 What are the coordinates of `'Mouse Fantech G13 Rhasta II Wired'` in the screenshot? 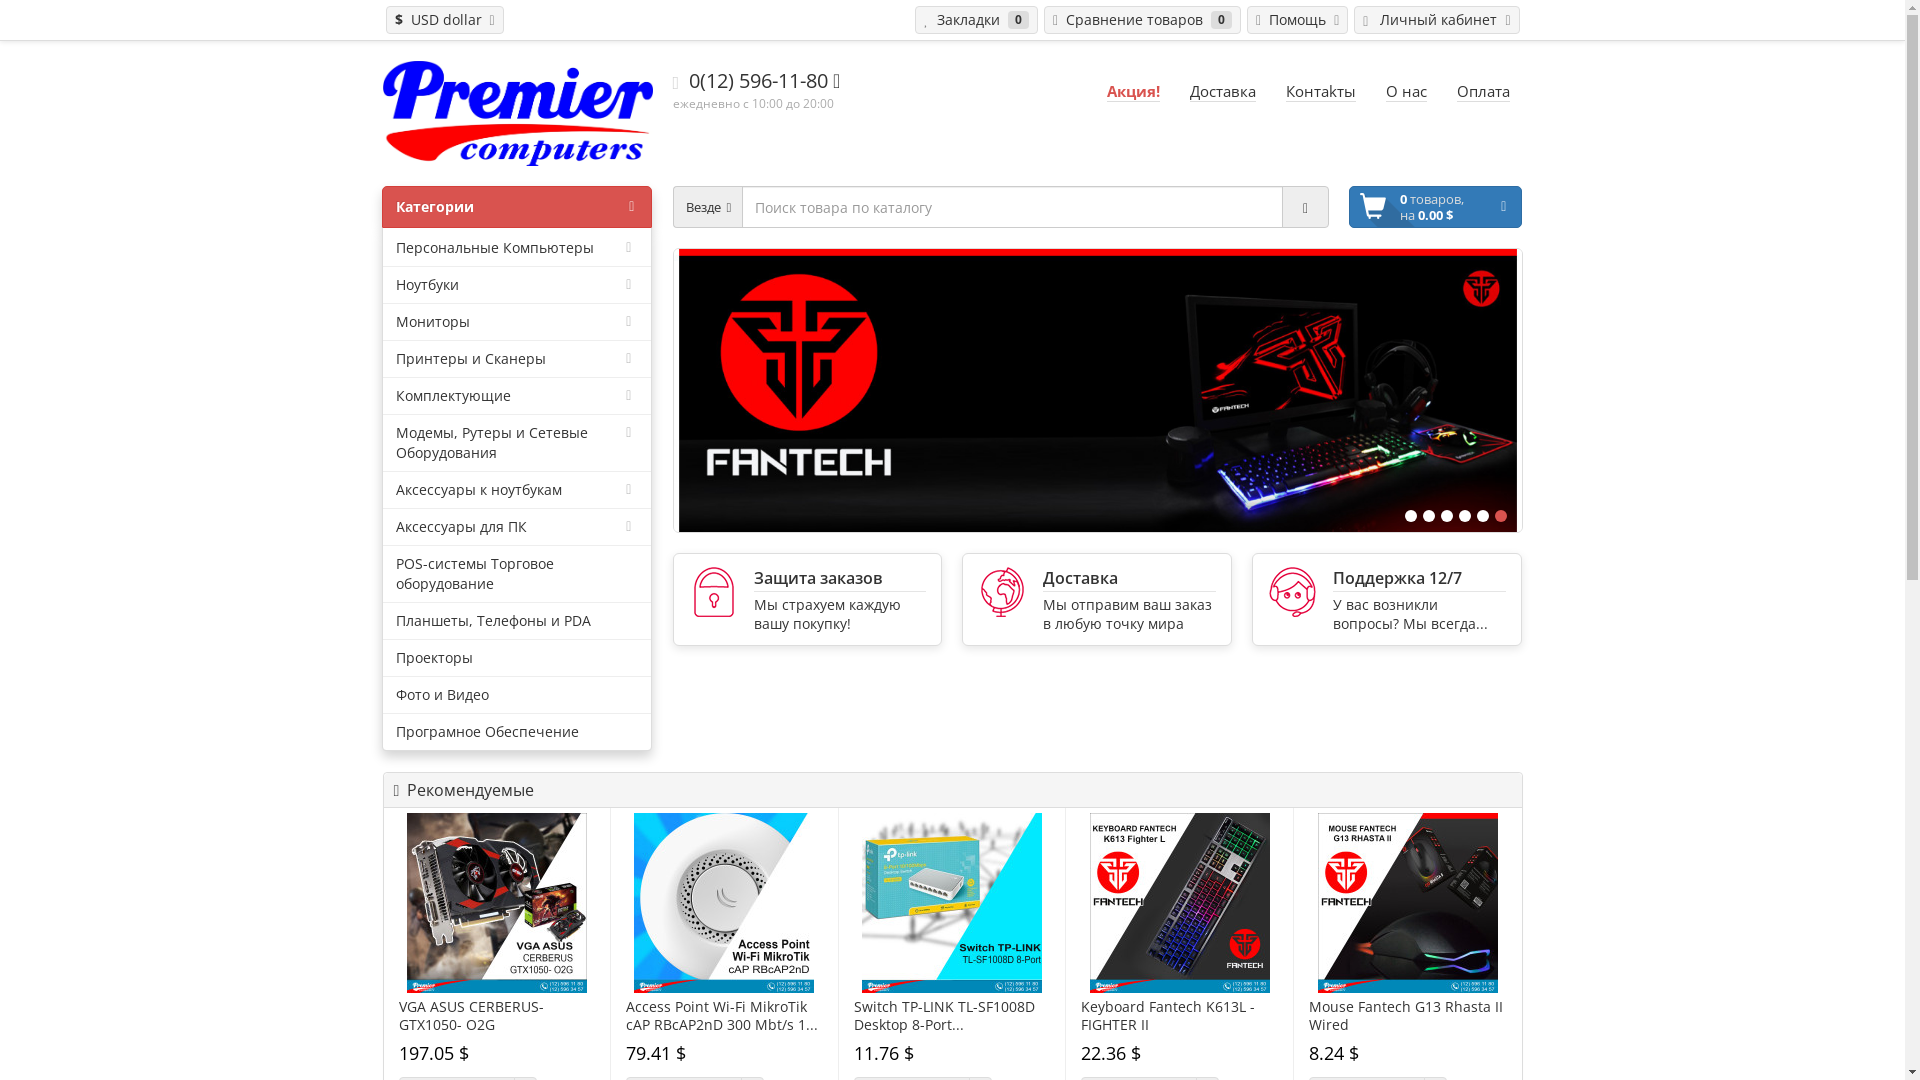 It's located at (1406, 1015).